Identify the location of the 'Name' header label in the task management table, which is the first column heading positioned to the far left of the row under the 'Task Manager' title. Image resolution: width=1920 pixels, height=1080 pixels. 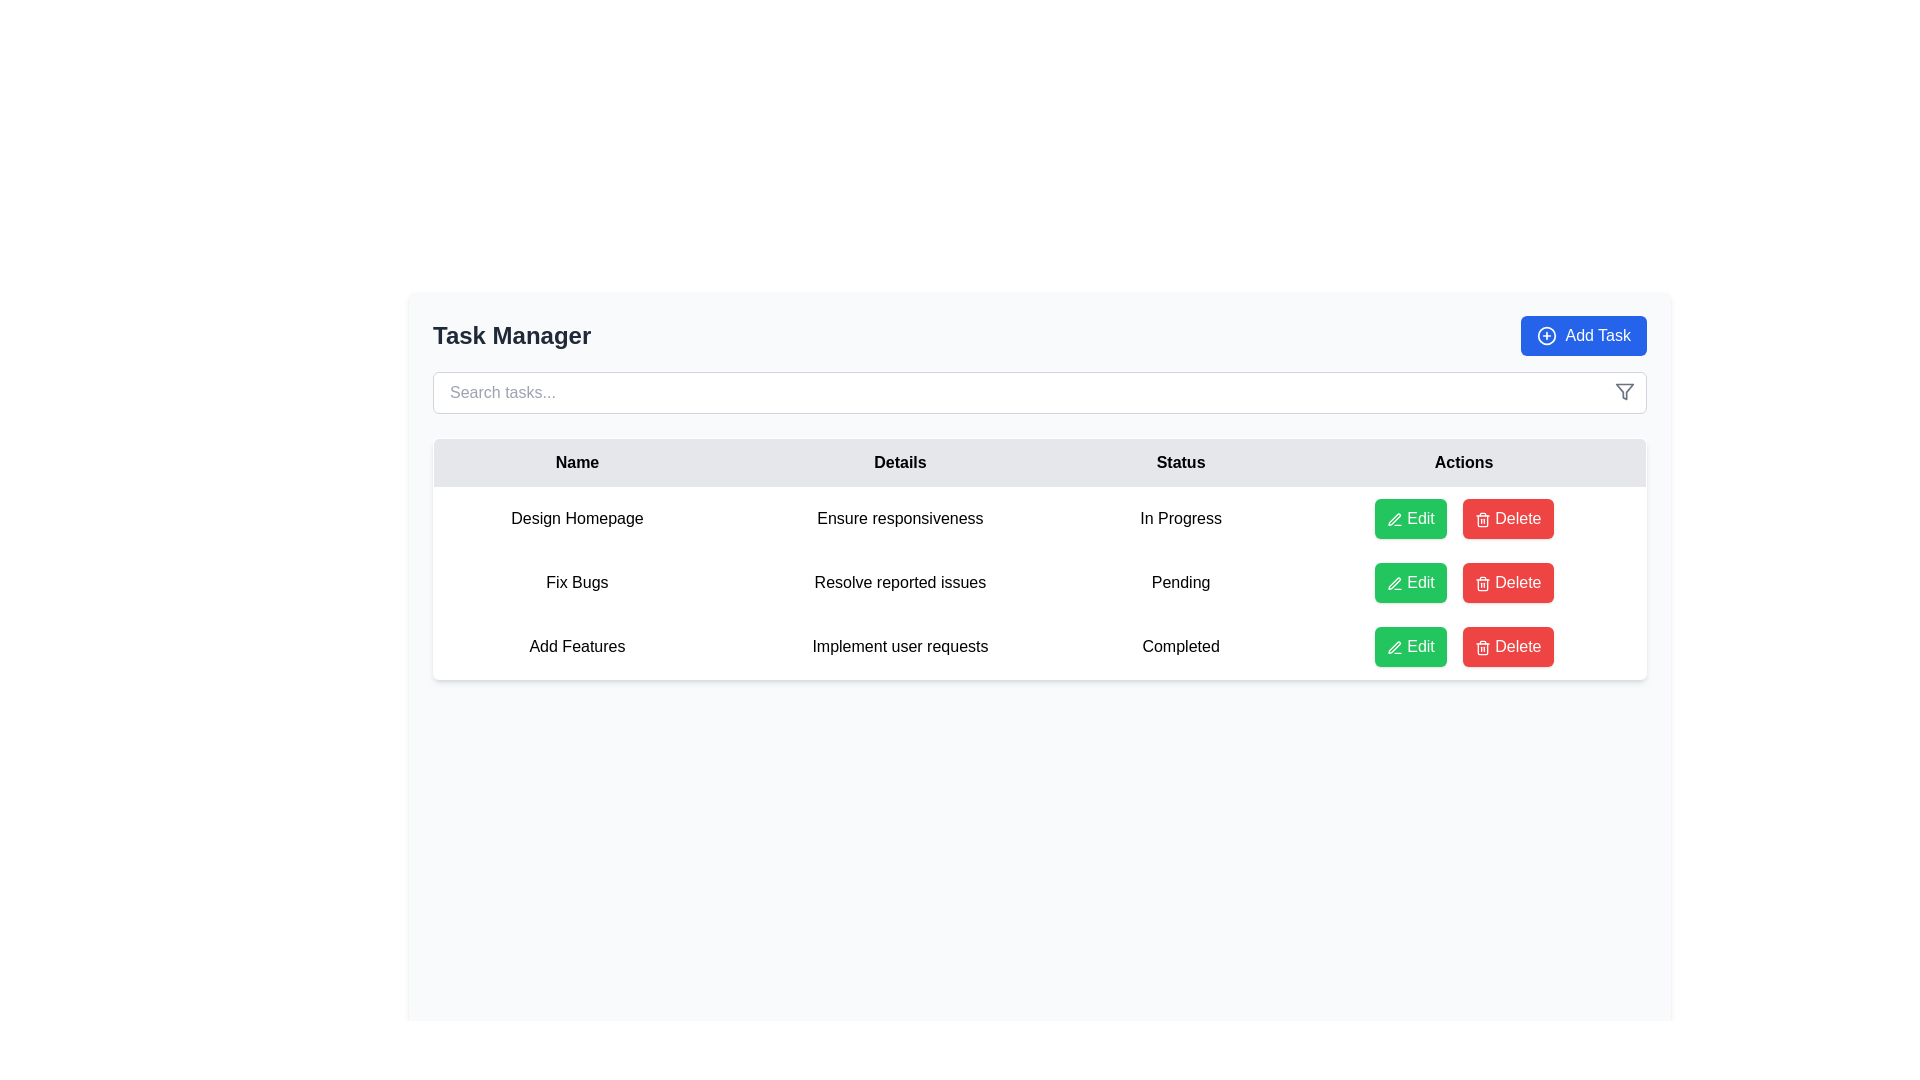
(576, 462).